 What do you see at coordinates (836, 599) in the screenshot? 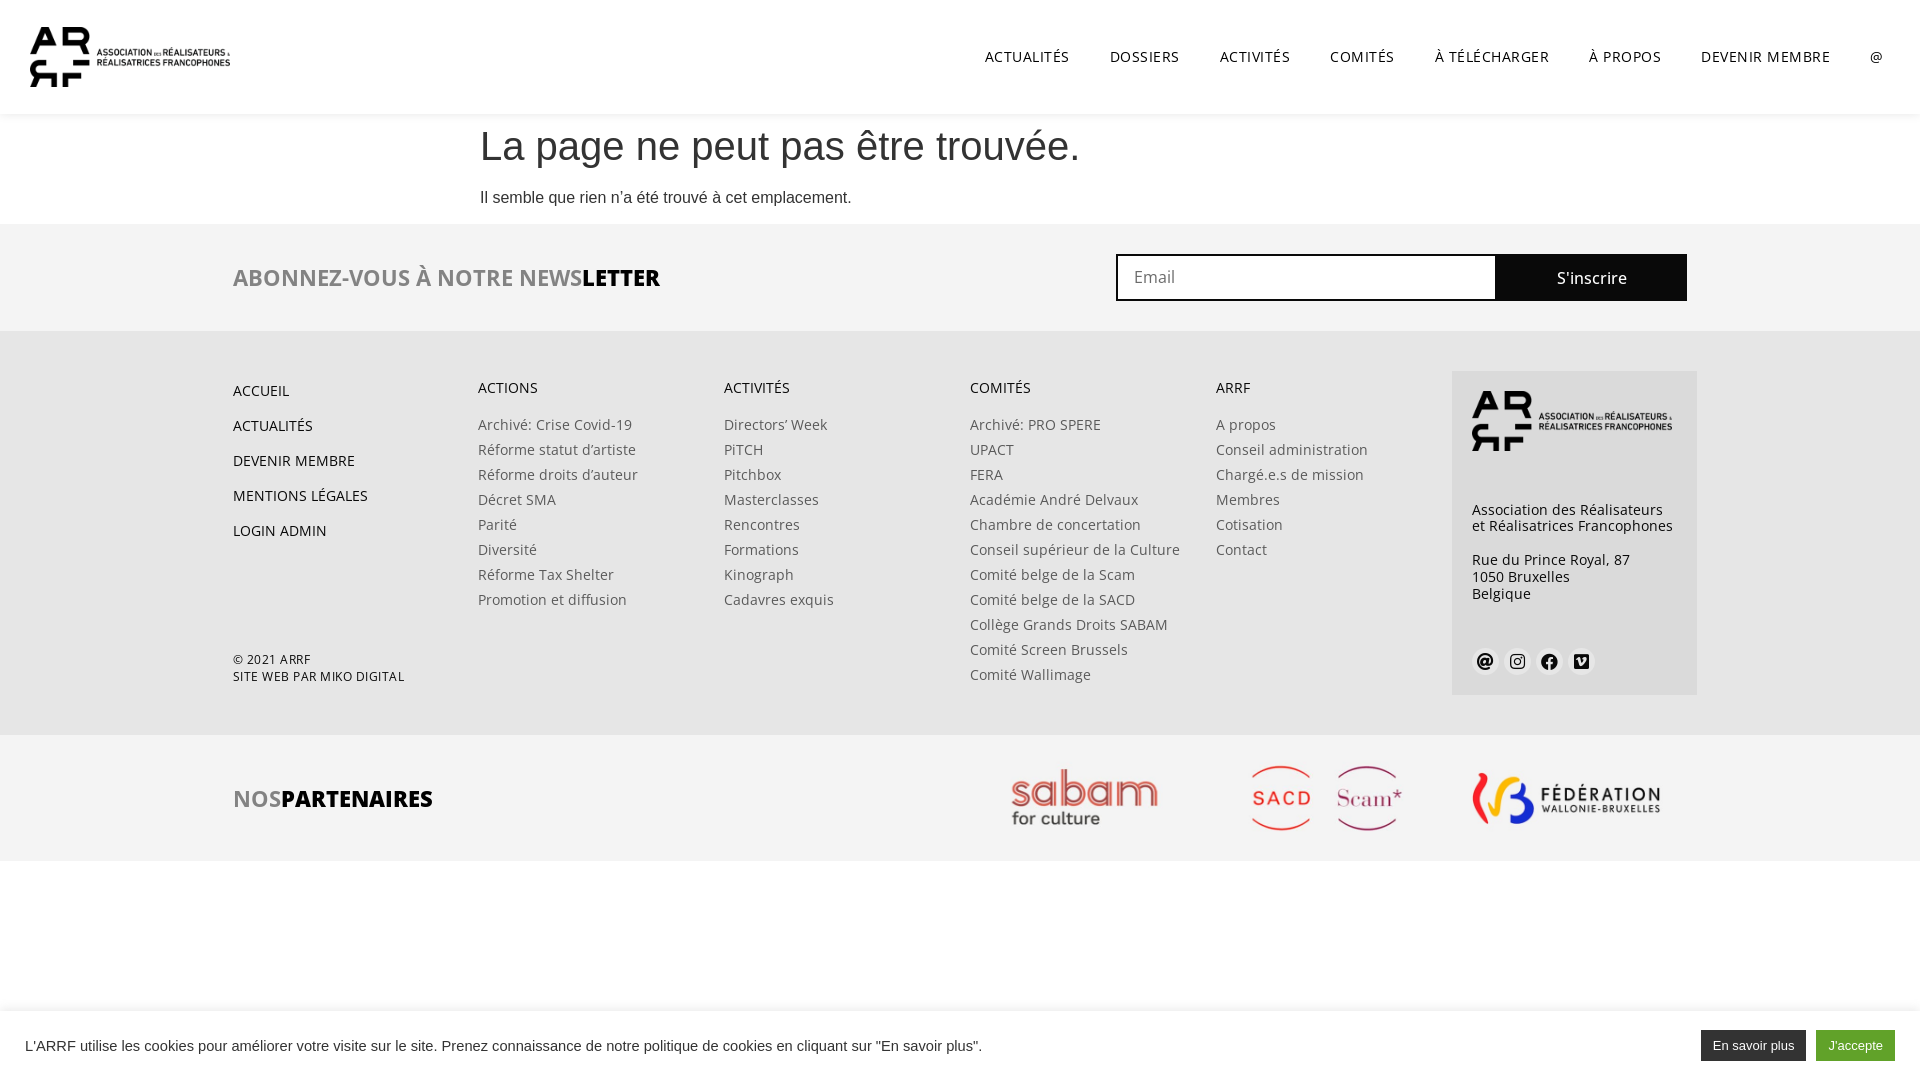
I see `'Cadavres exquis'` at bounding box center [836, 599].